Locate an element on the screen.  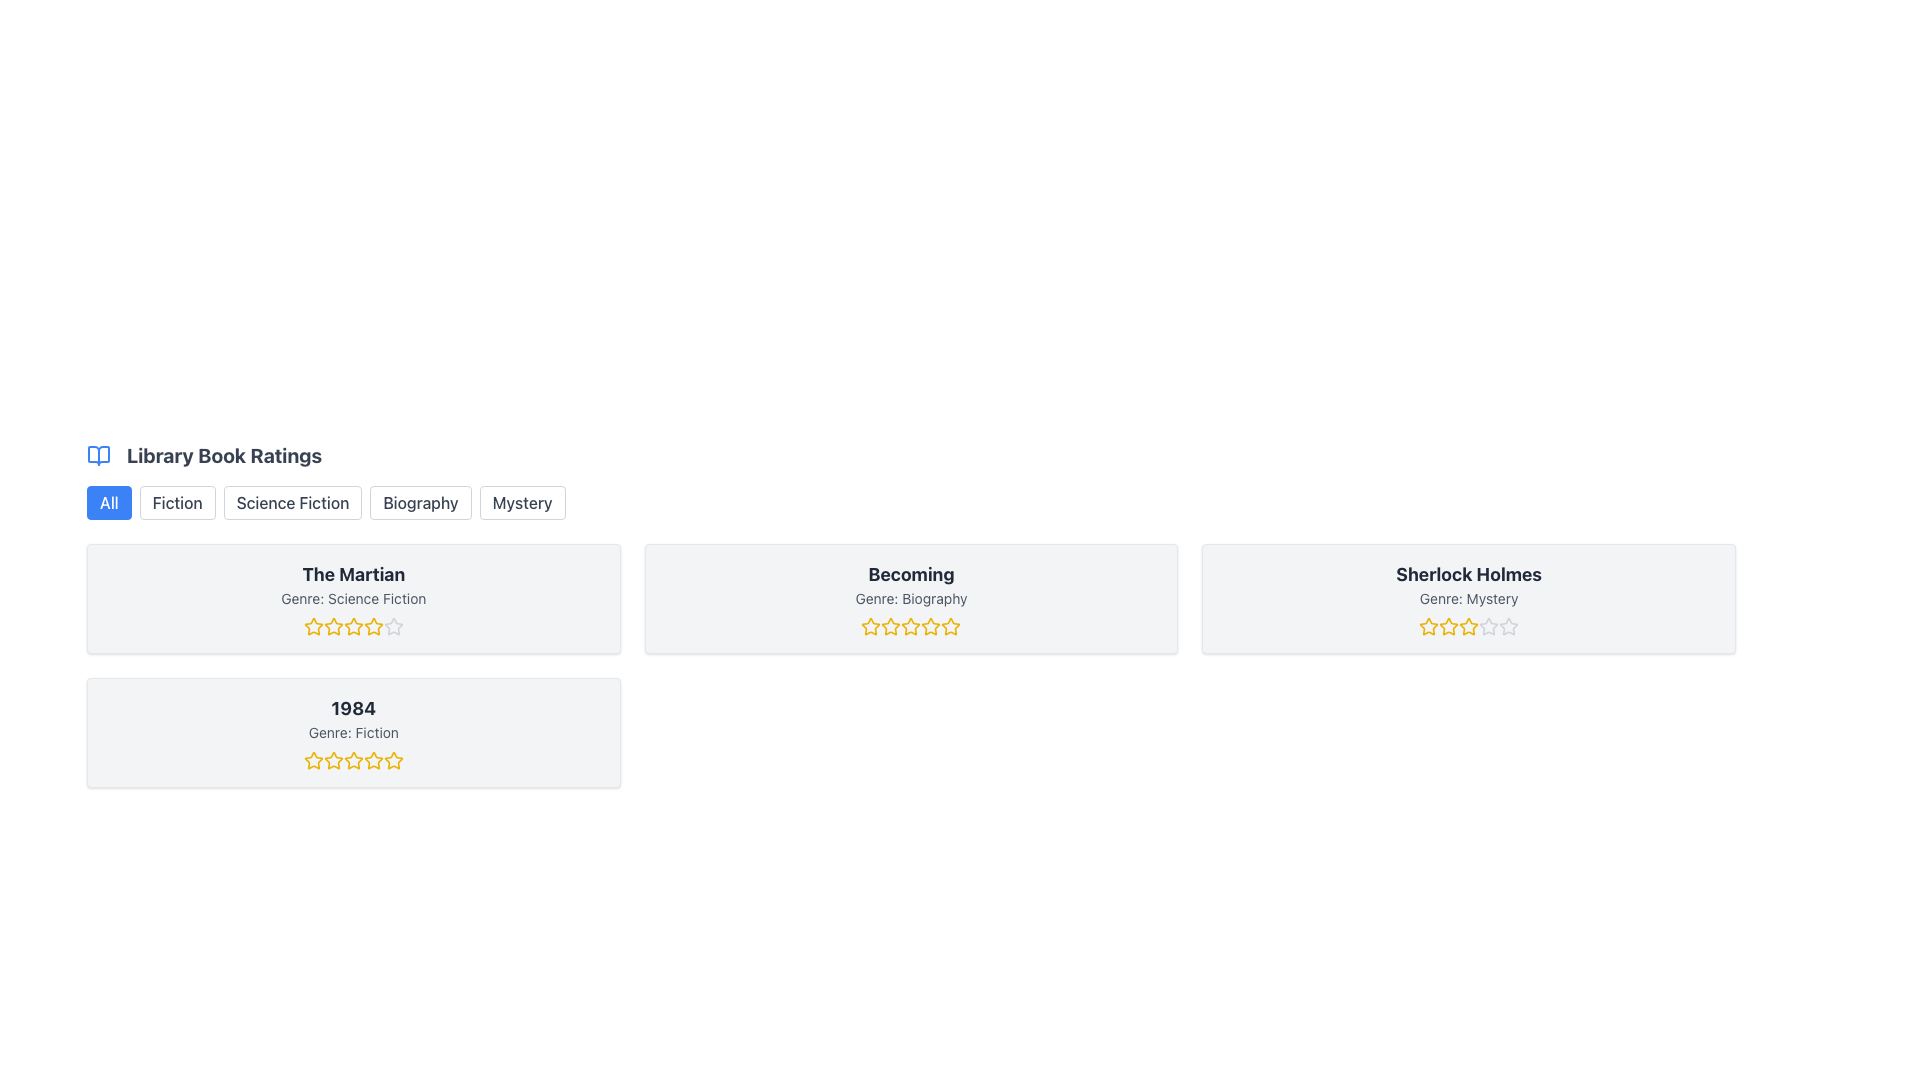
the third star icon in the five-star rating row for the book '1984', which has a yellow outline and hollow center is located at coordinates (393, 760).